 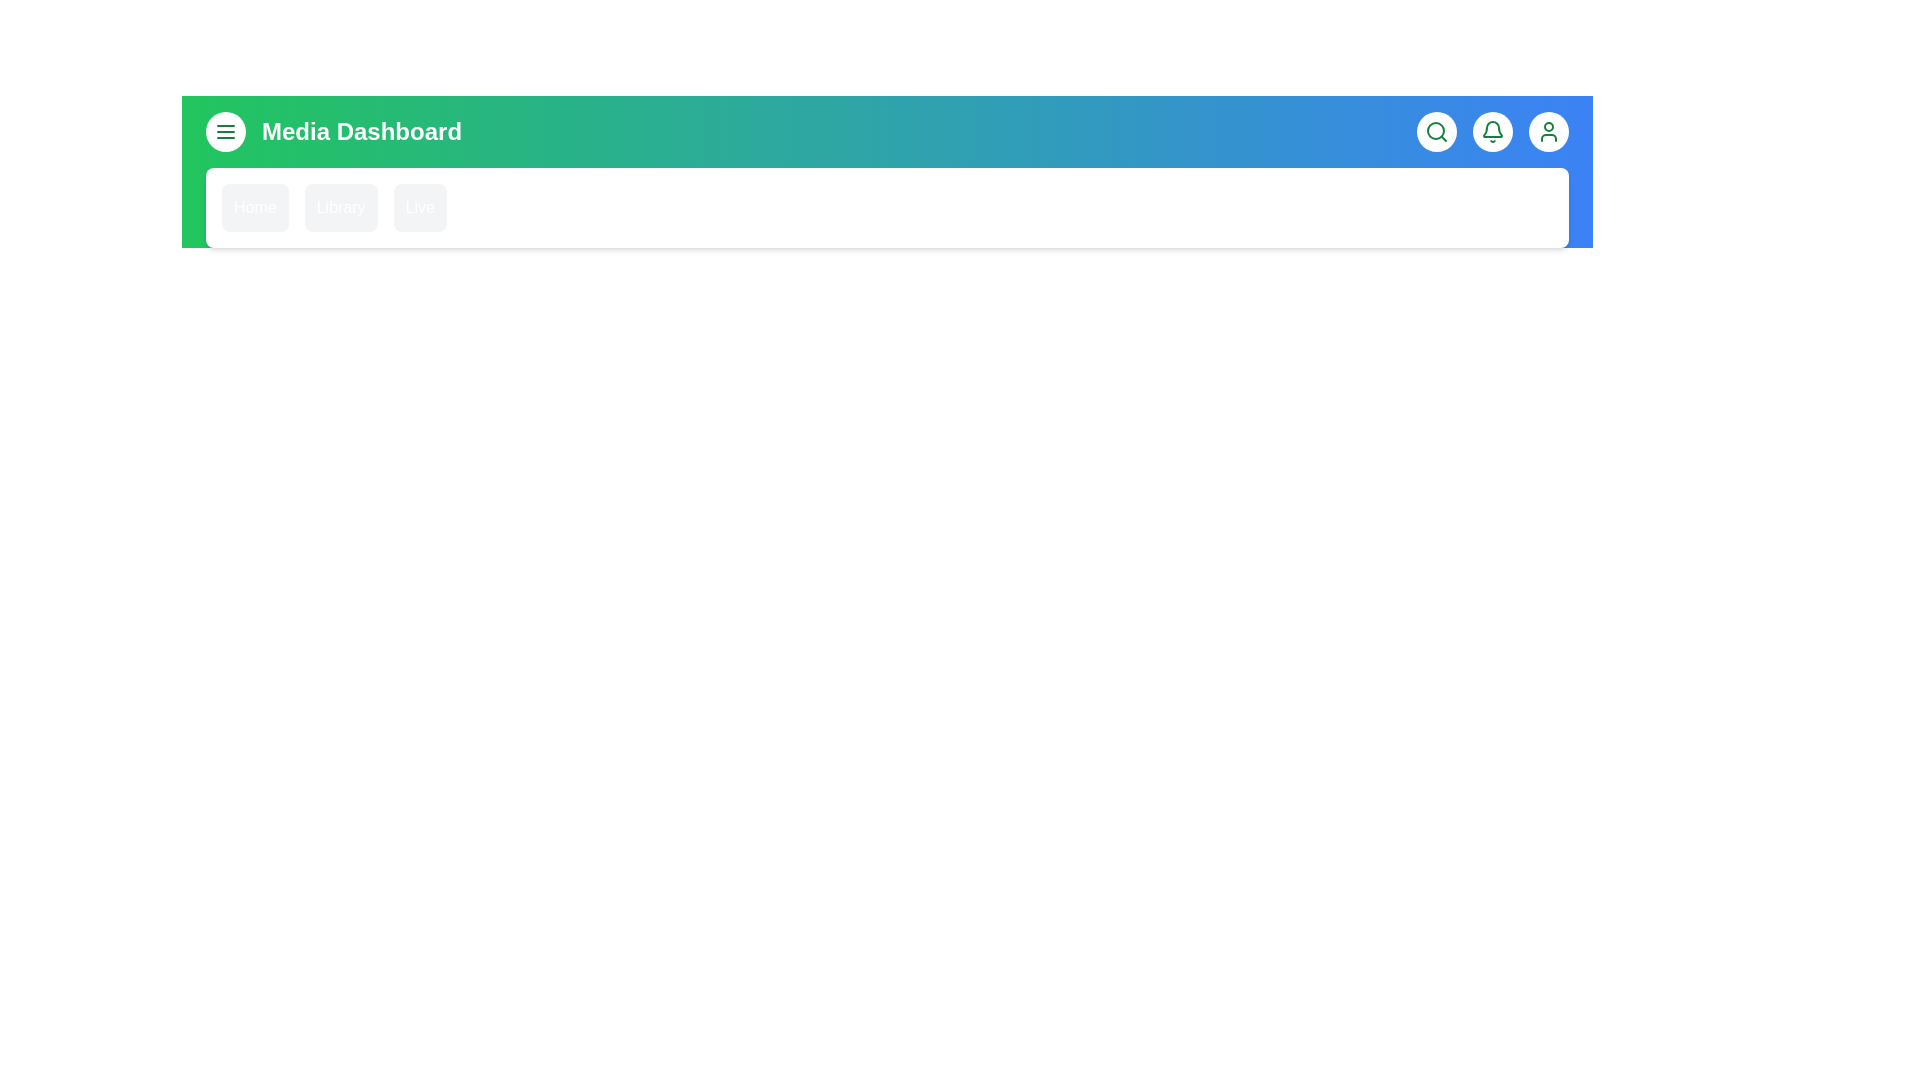 What do you see at coordinates (340, 208) in the screenshot?
I see `the 'Library' menu item` at bounding box center [340, 208].